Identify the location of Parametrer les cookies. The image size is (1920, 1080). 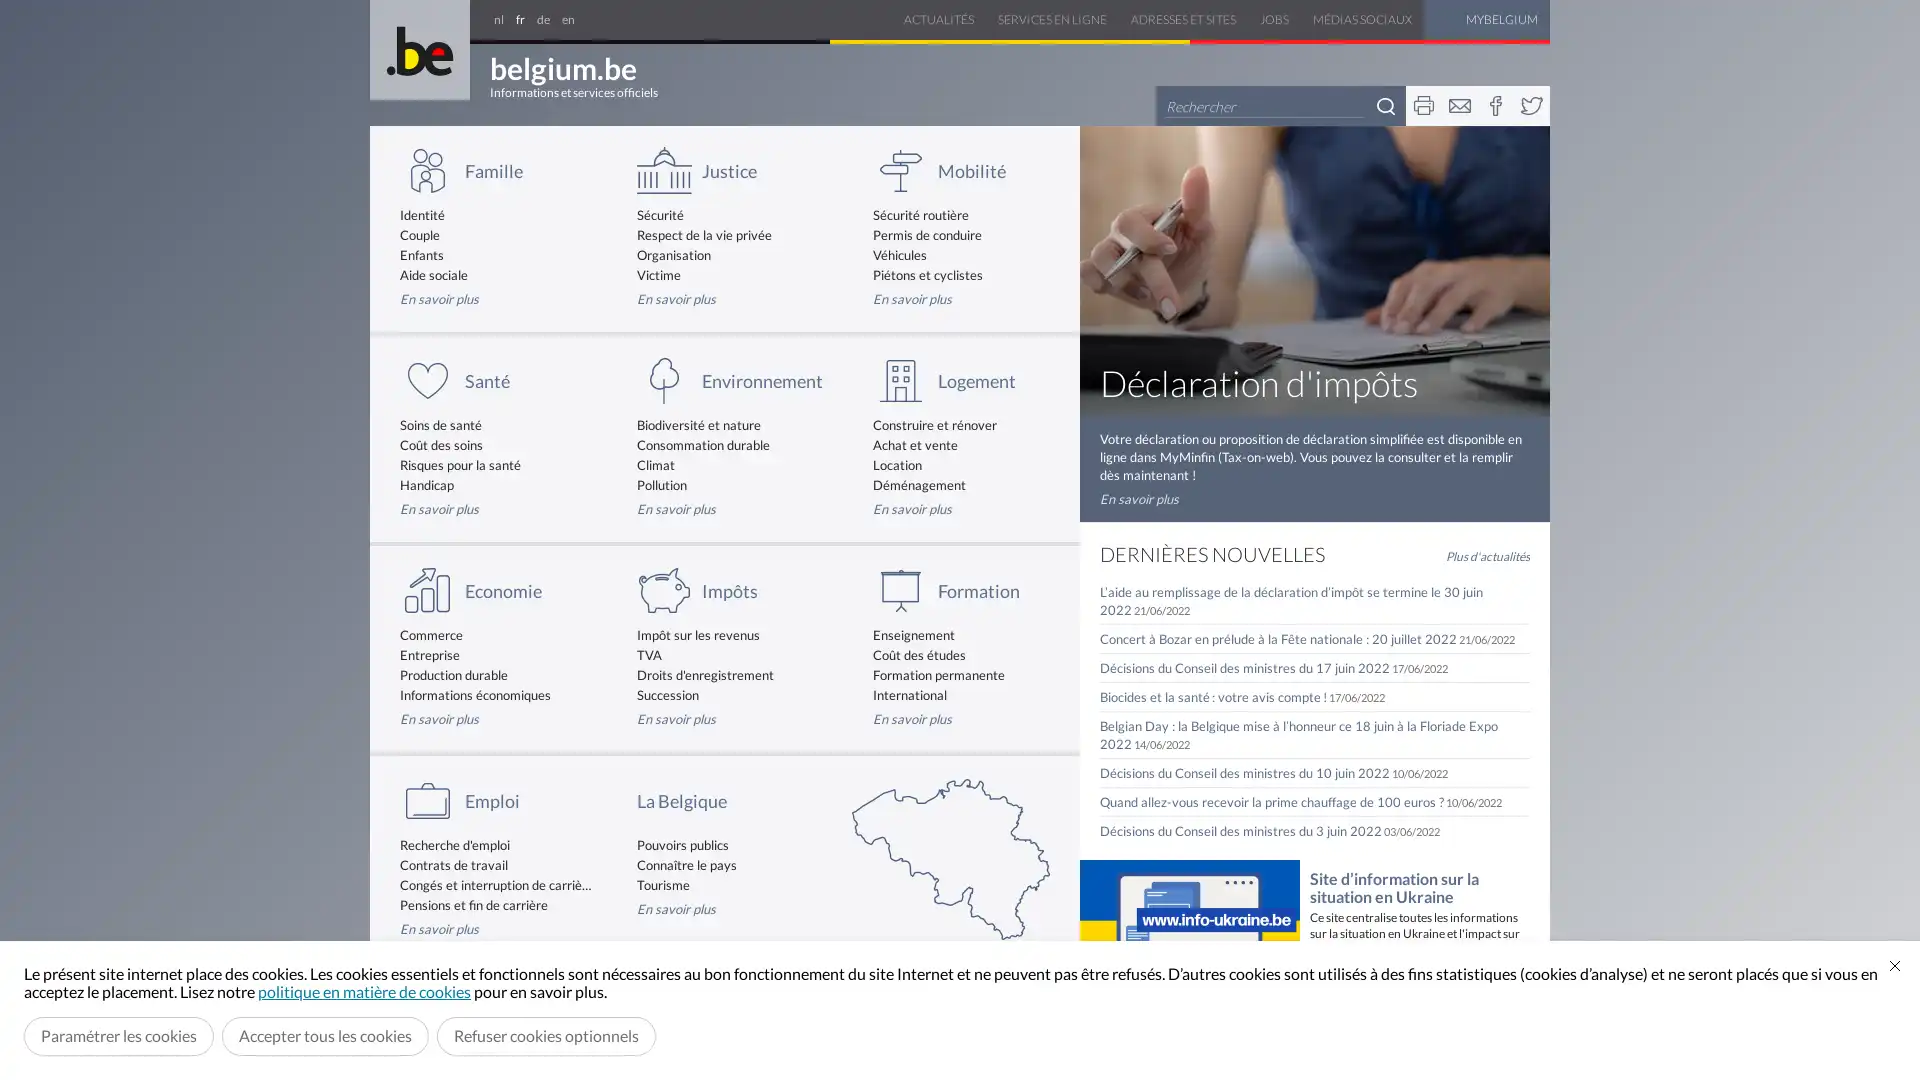
(118, 1035).